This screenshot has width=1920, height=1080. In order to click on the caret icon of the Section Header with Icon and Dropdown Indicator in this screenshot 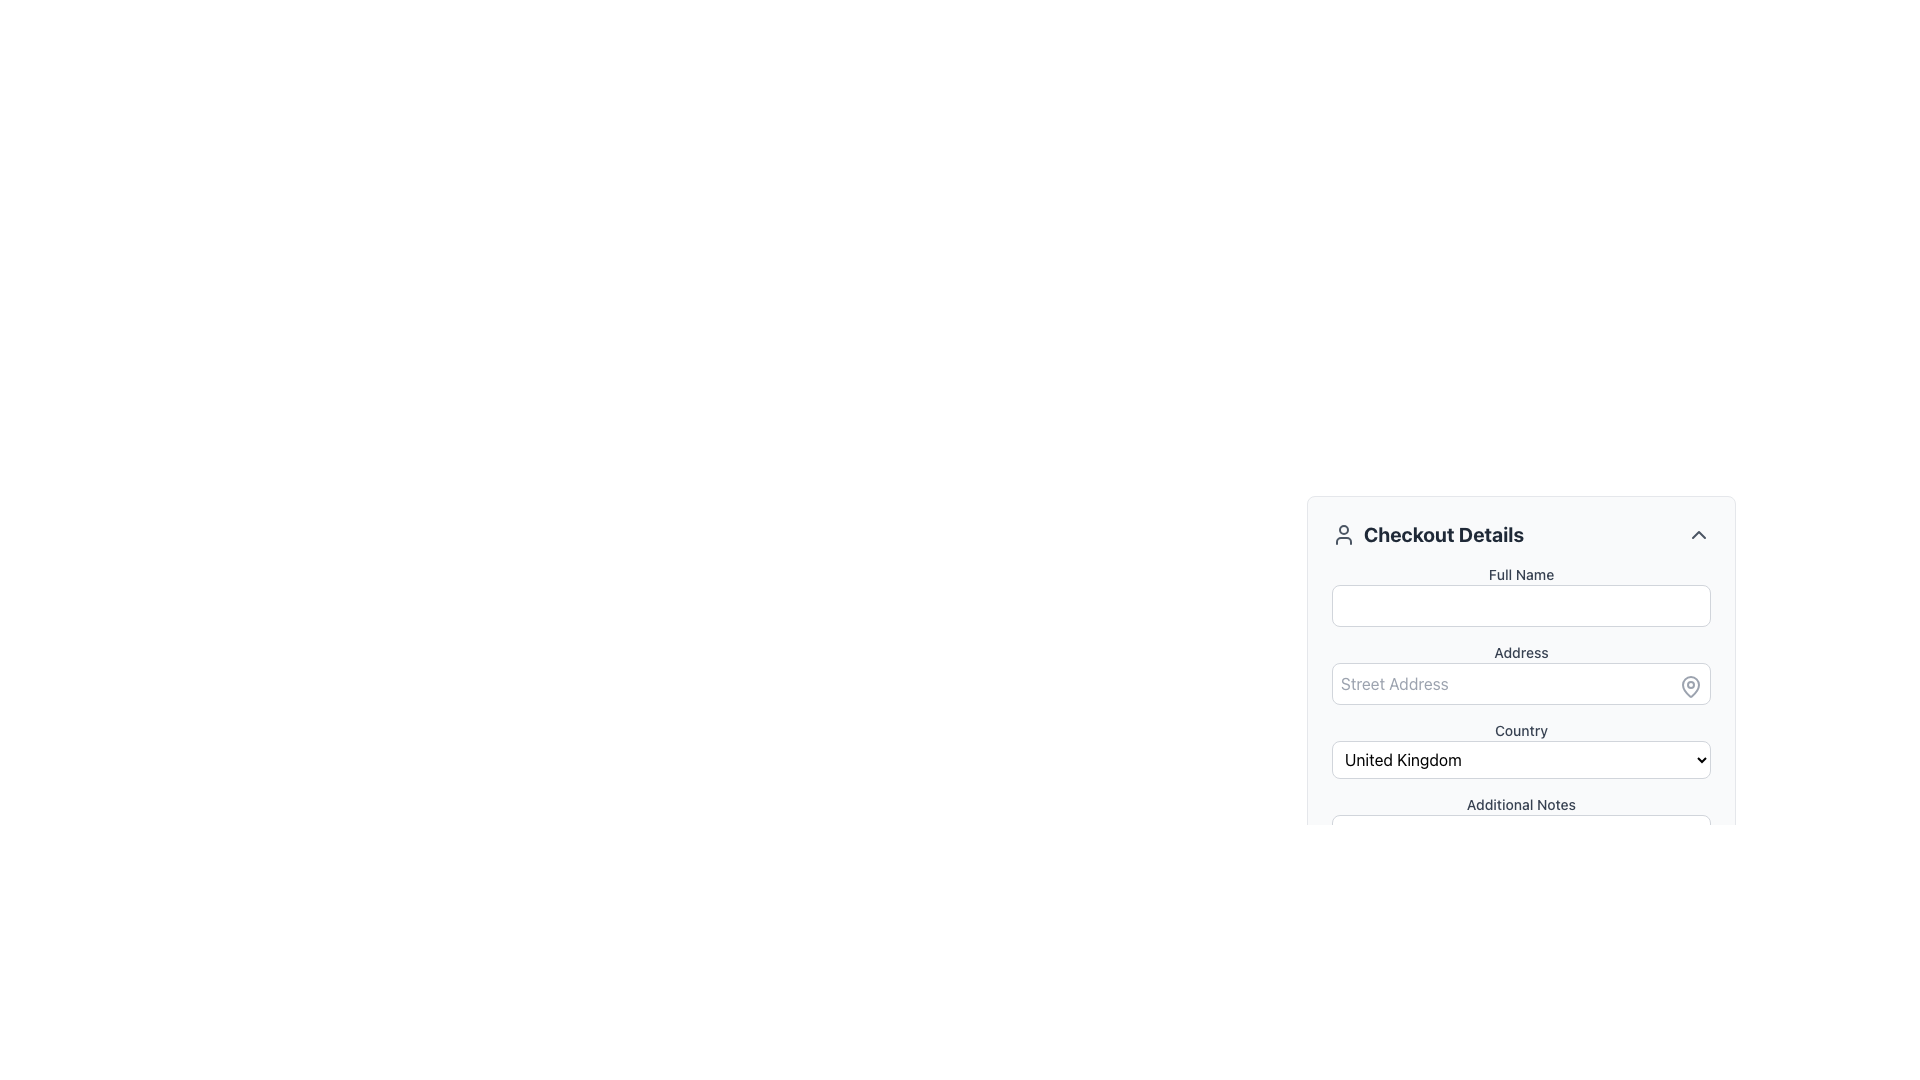, I will do `click(1520, 534)`.